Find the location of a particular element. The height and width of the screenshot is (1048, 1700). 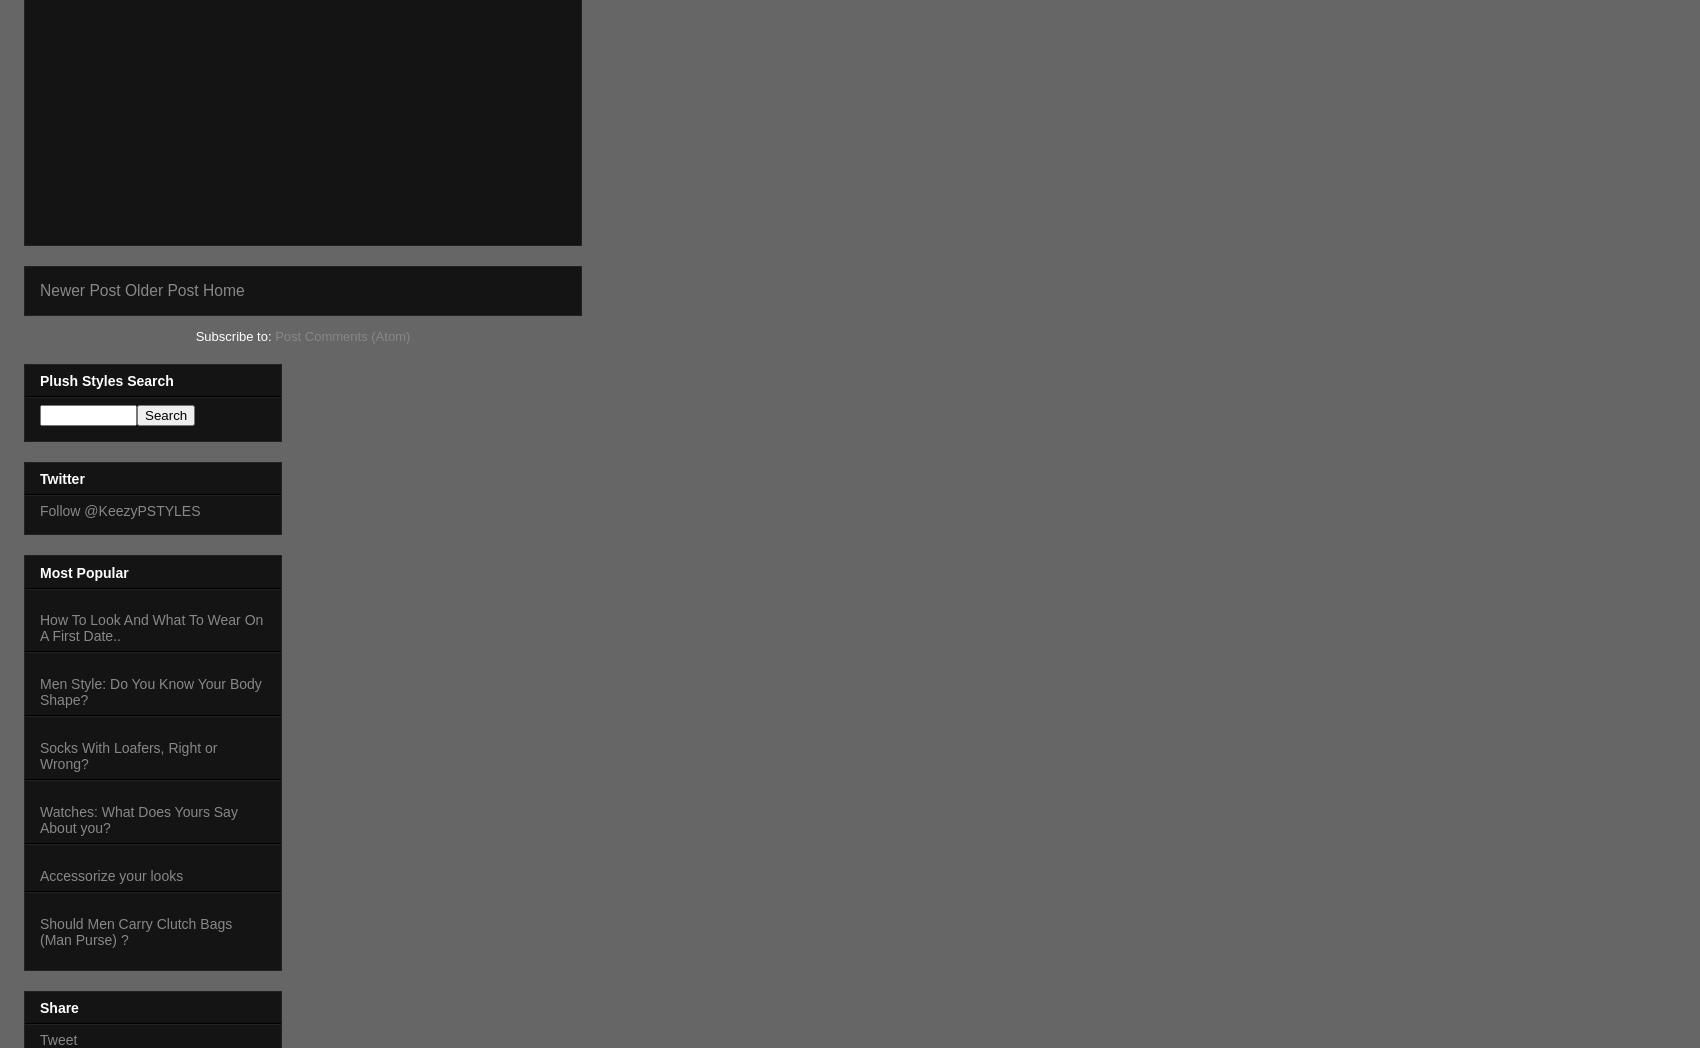

'Twitter' is located at coordinates (62, 478).